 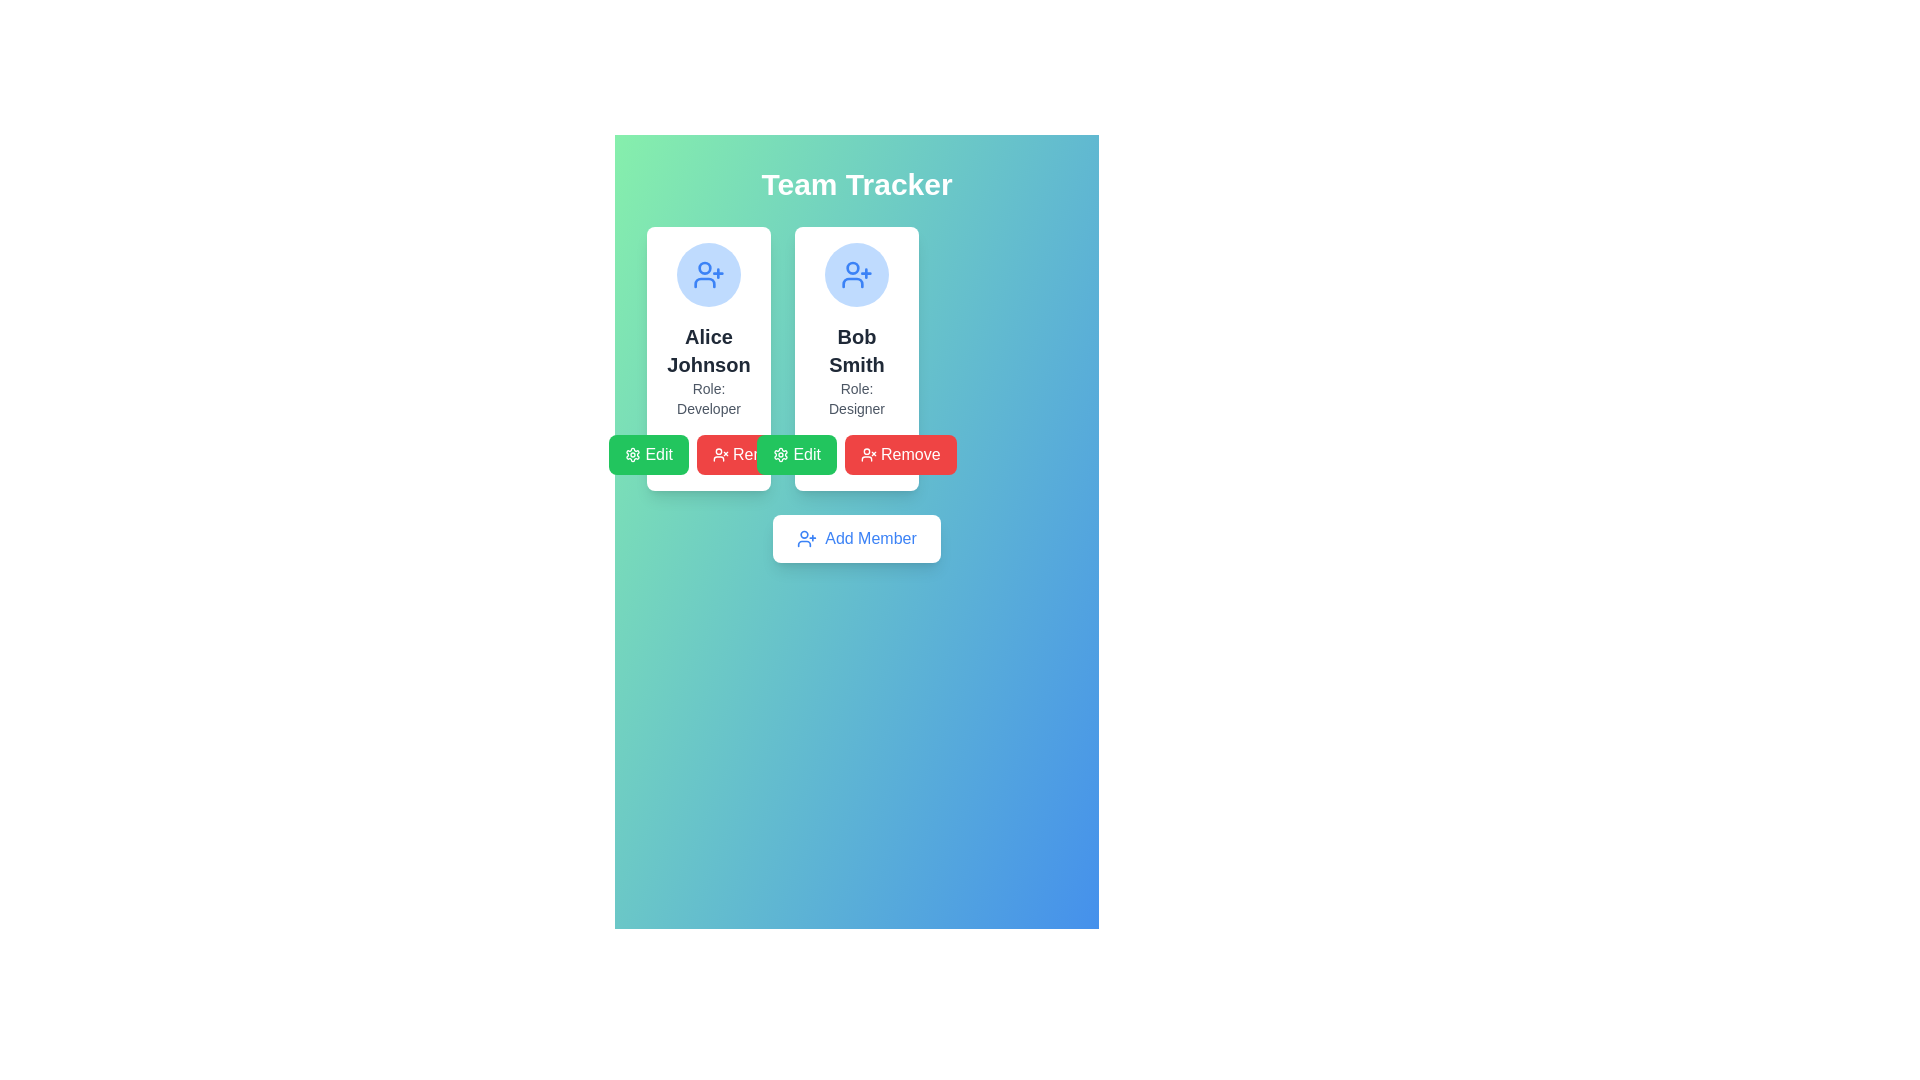 What do you see at coordinates (632, 455) in the screenshot?
I see `the 'Edit' button icon located at the bottom left of Alice Johnson's profile card, which indicates configuration or modification options` at bounding box center [632, 455].